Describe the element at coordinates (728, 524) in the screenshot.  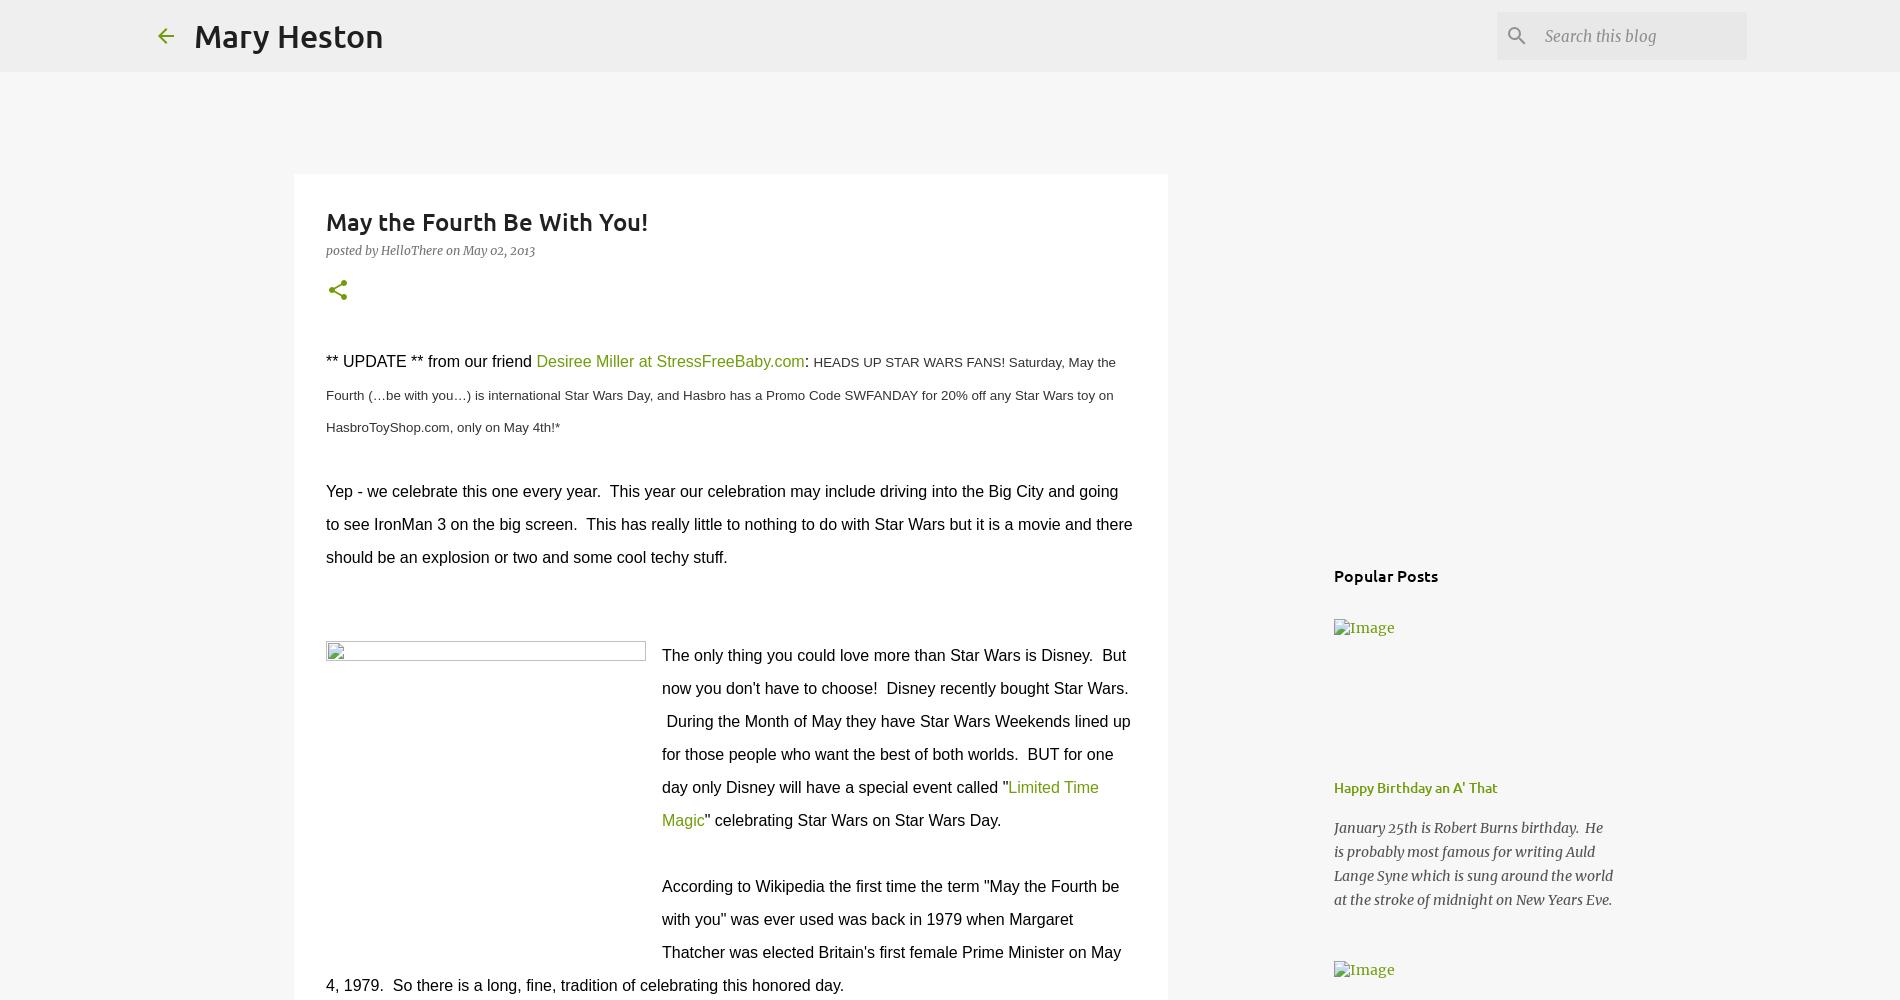
I see `'Yep - we celebrate this one every year.  This year our celebration may include driving into the Big City and going to see IronMan 3 on the big screen.  This has really little to nothing to do with Star Wars but it is a movie and there should be an explosion or two and some cool techy stuff.'` at that location.